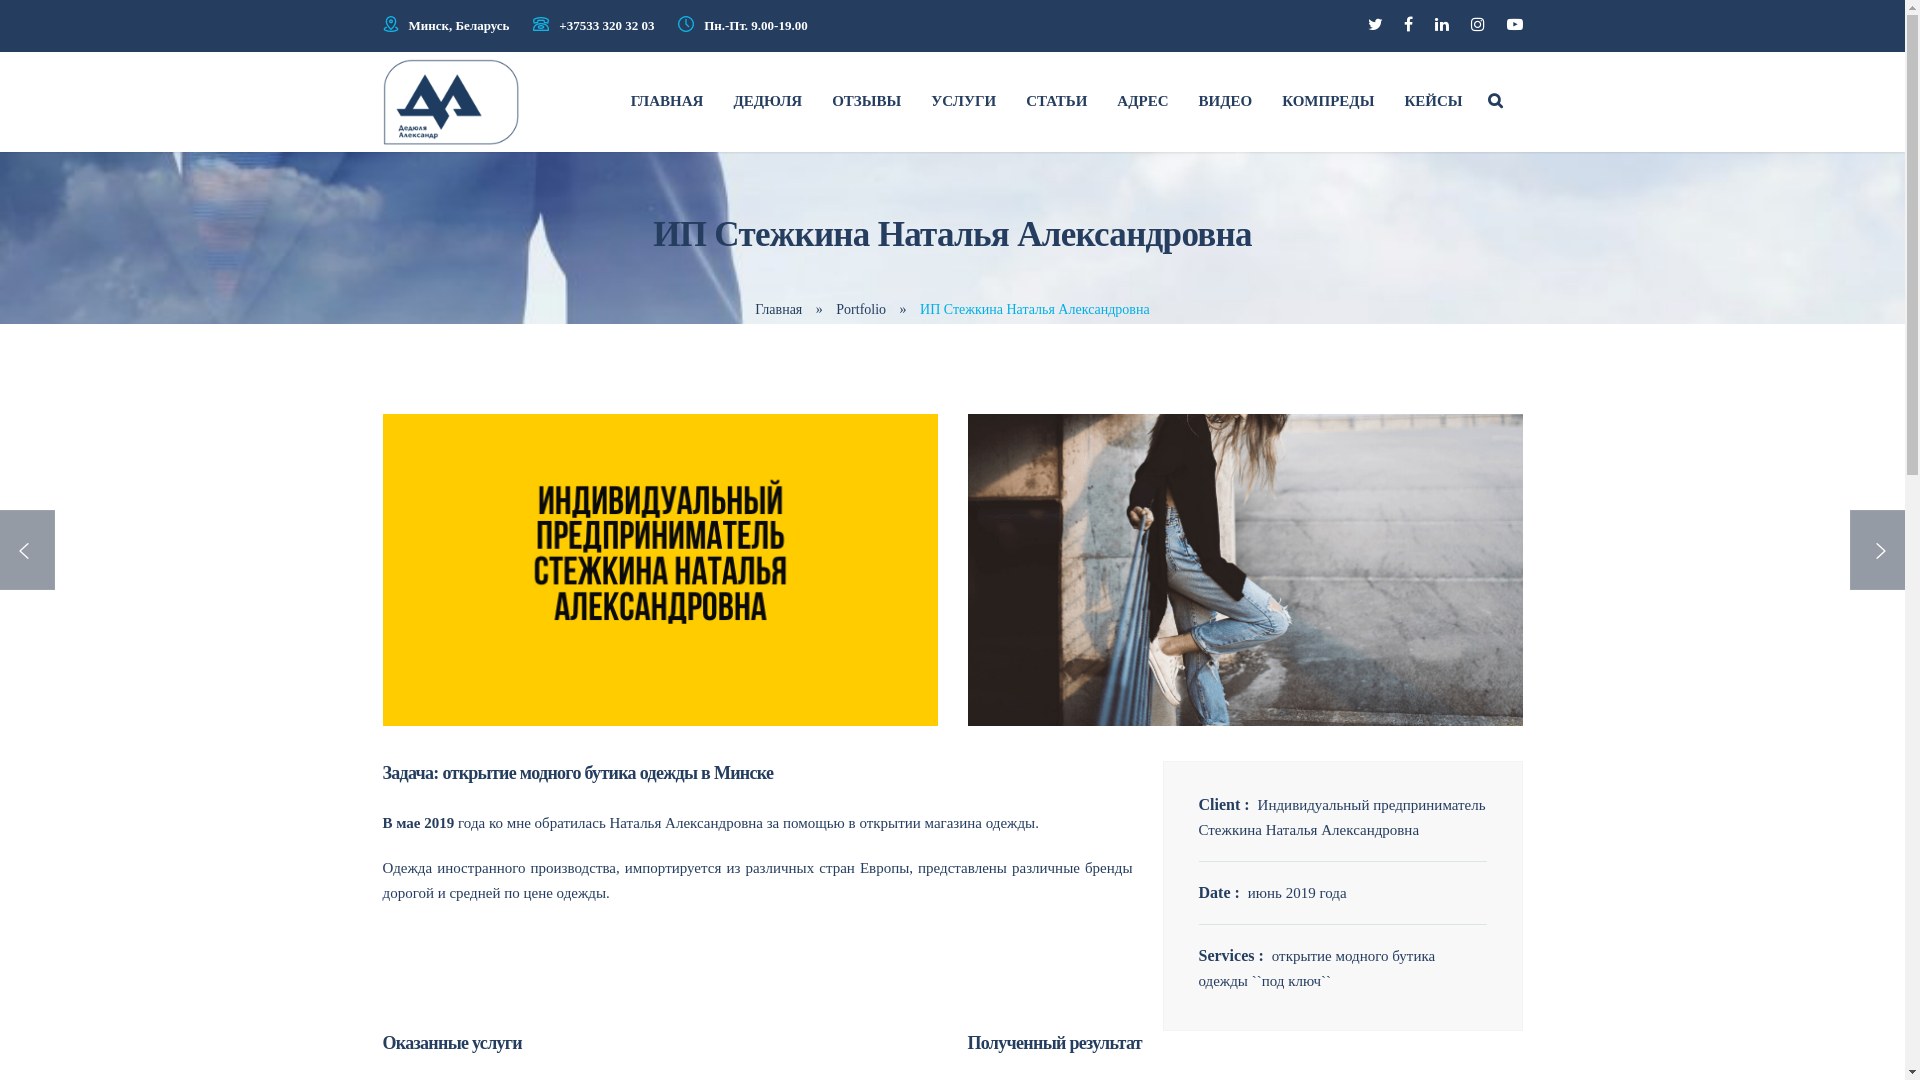 This screenshot has width=1920, height=1080. What do you see at coordinates (1407, 24) in the screenshot?
I see `'Facebook'` at bounding box center [1407, 24].